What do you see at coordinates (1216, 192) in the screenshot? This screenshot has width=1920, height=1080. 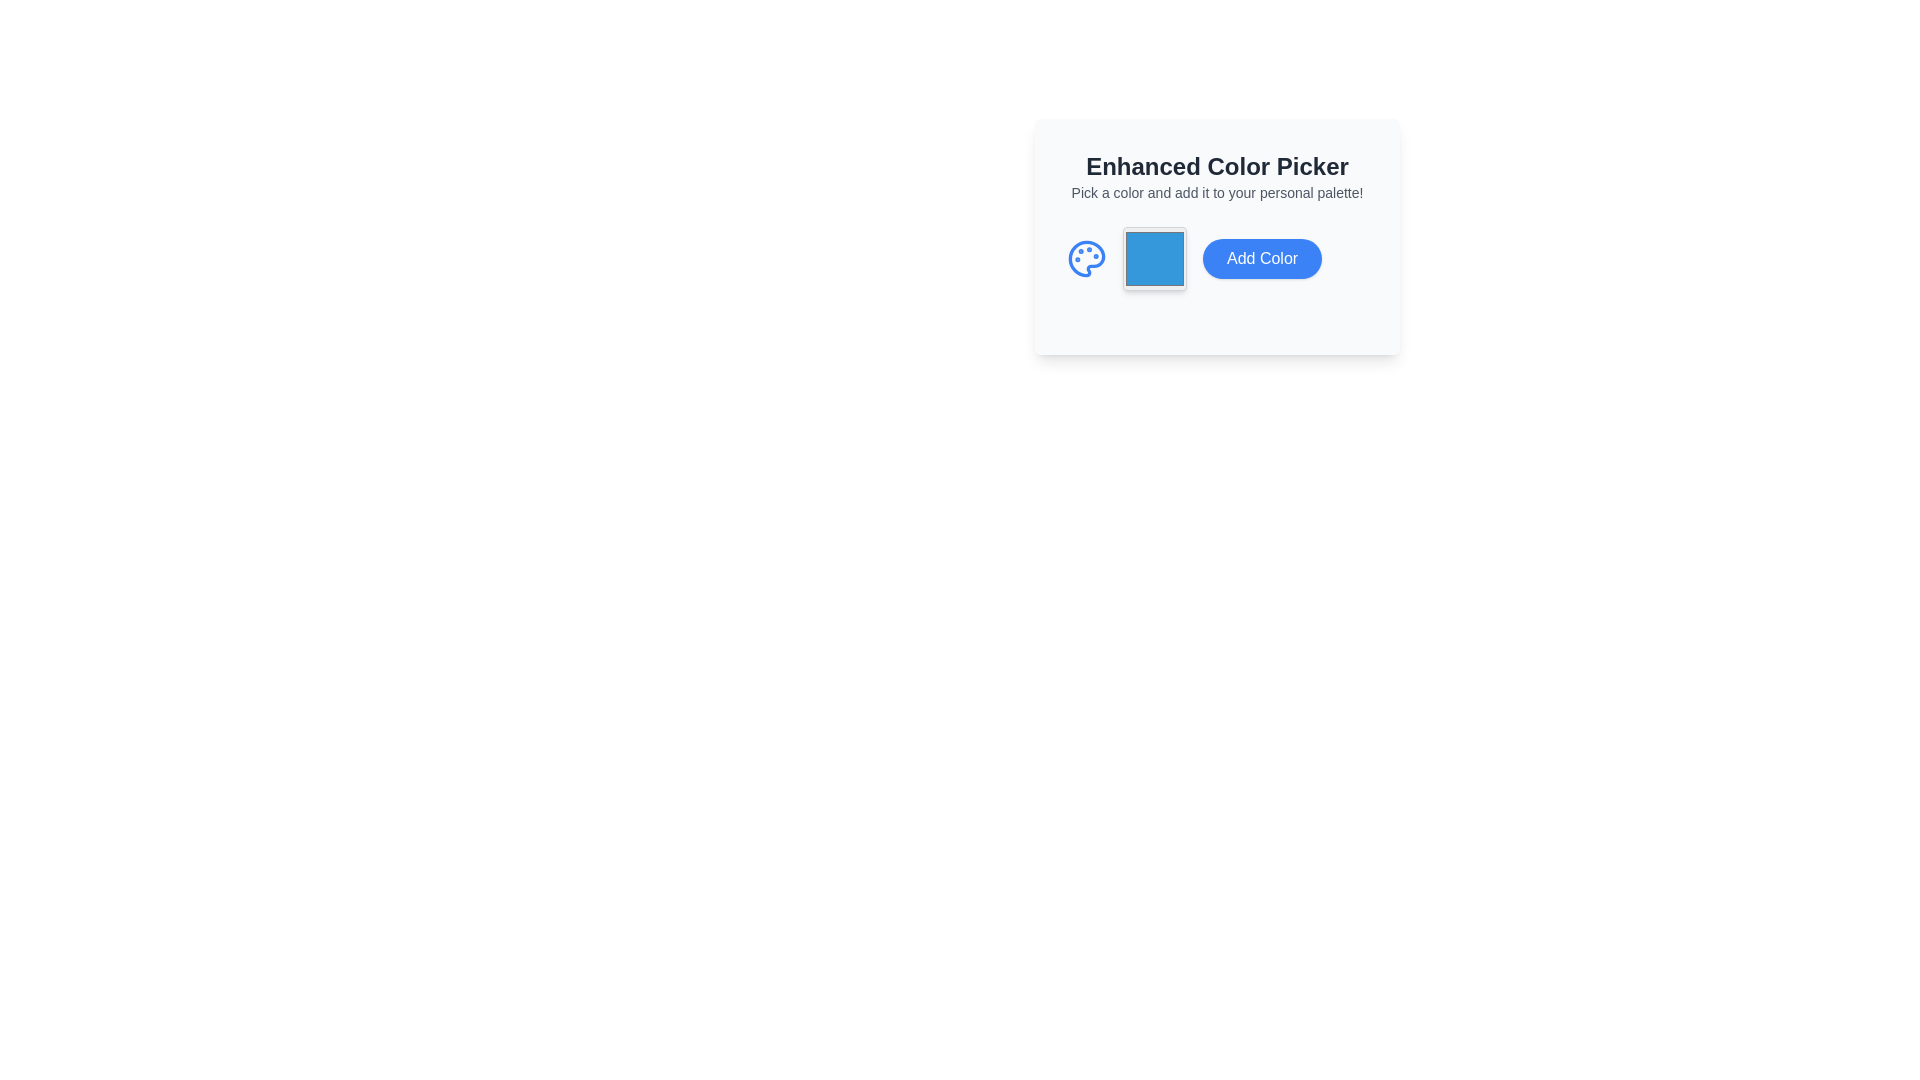 I see `the static text element that reads 'Pick a color and add it to your personal palette!', which is located below the 'Enhanced Color Picker' text within the centered information card` at bounding box center [1216, 192].